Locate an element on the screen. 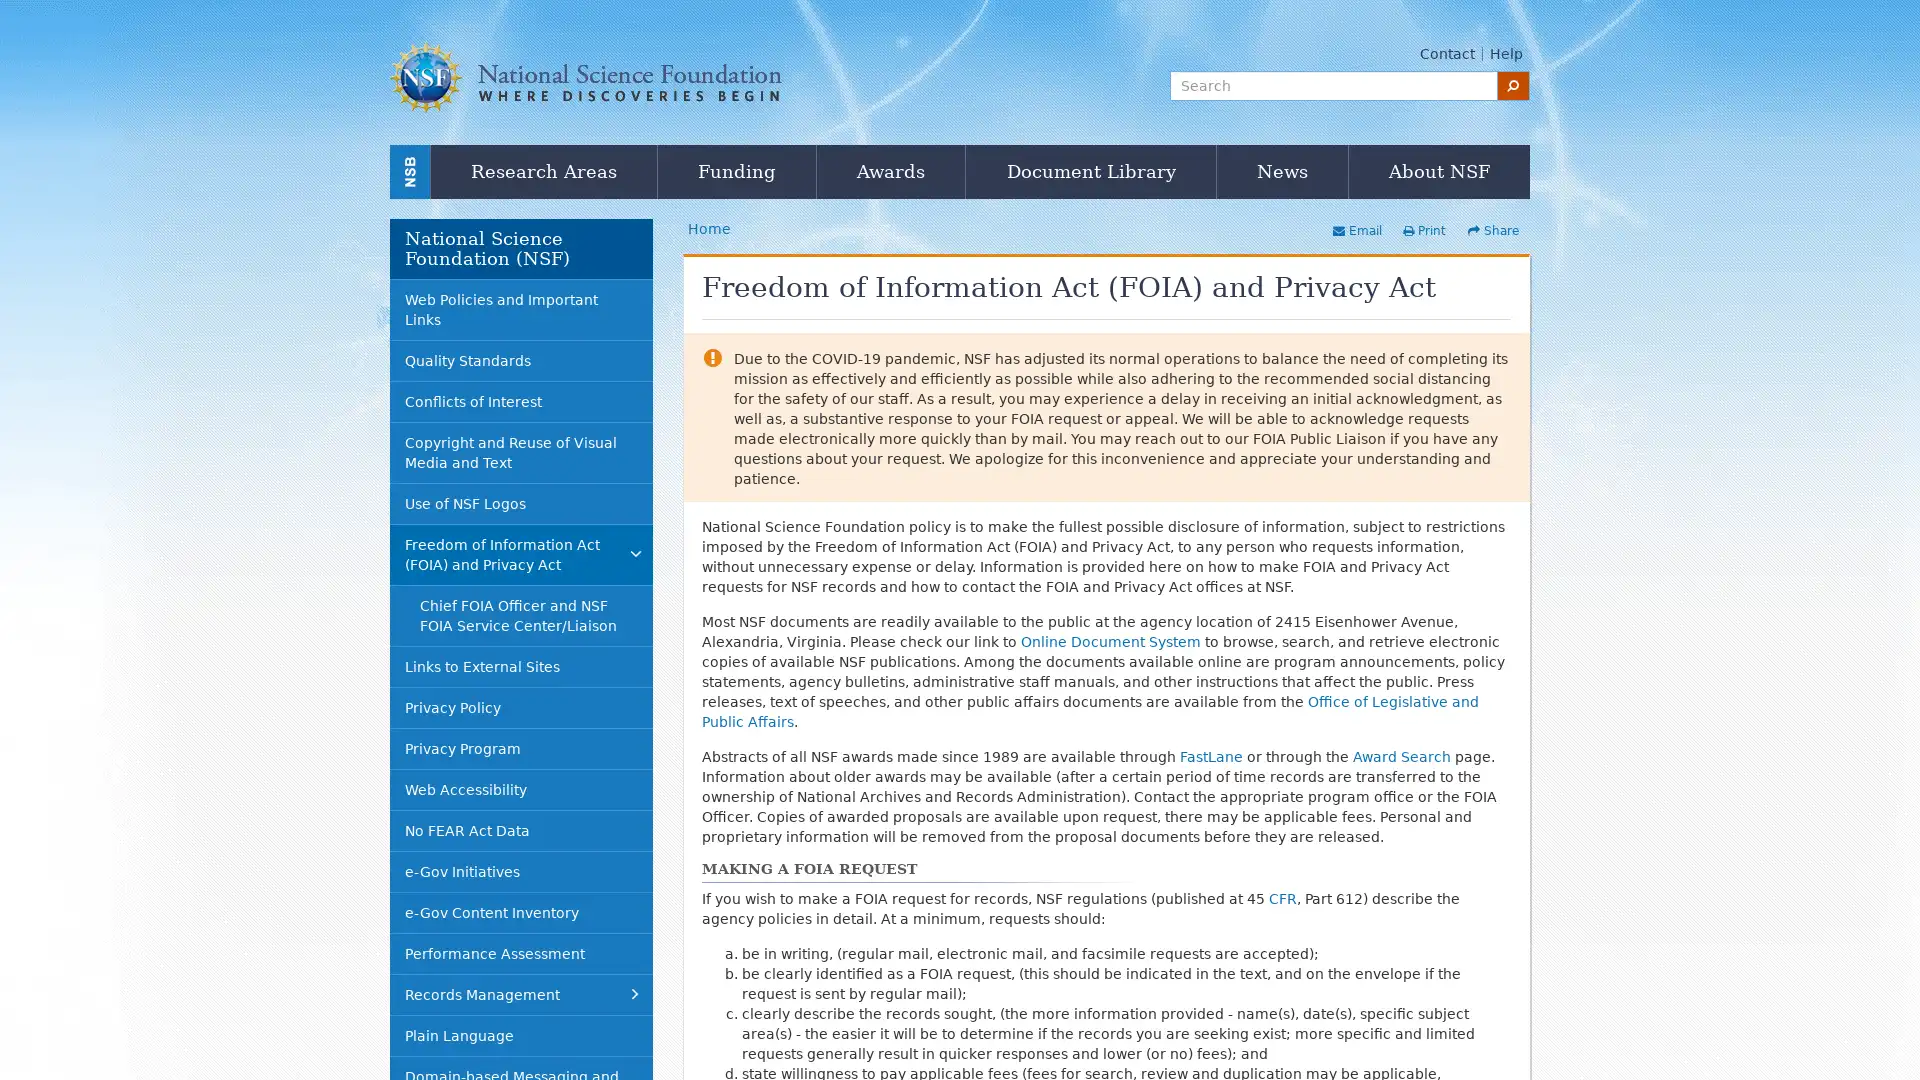  Share this page is located at coordinates (1492, 230).